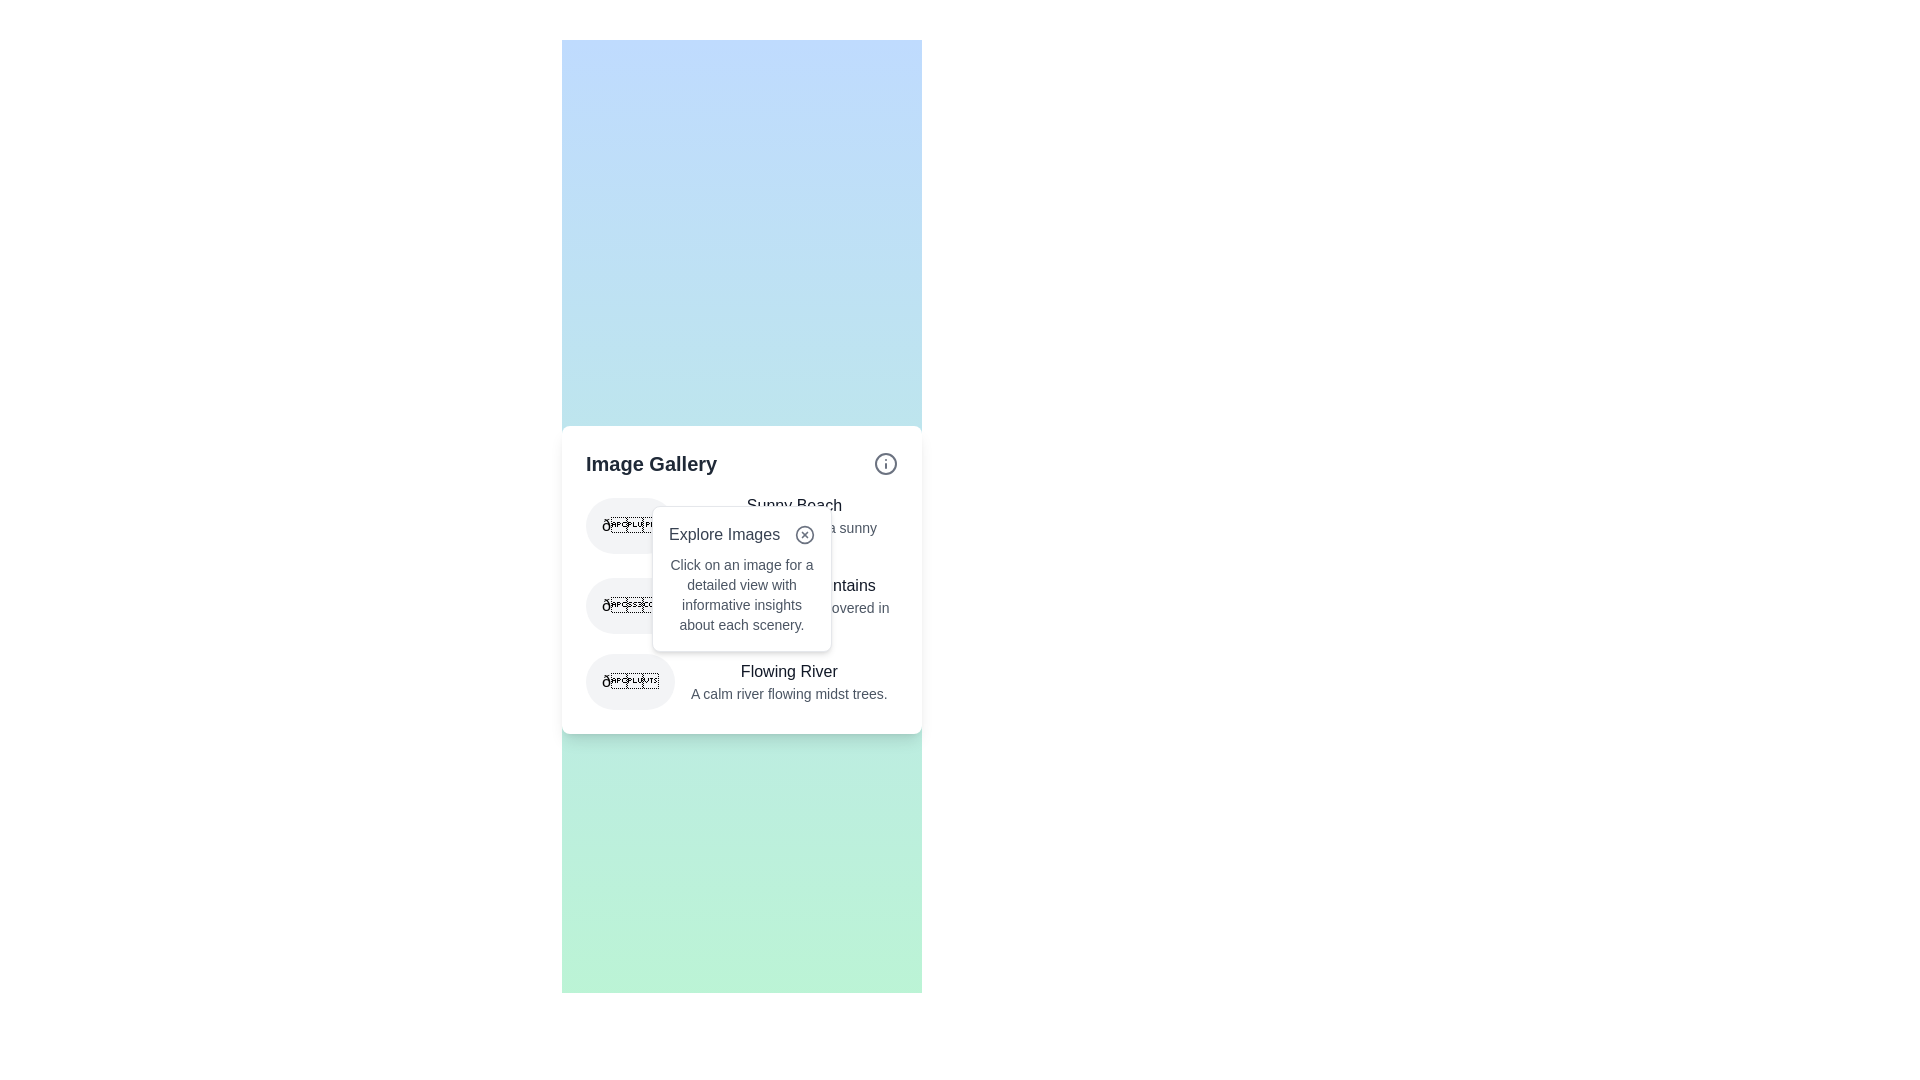  I want to click on the Text label that serves as the title for the 'Flowing River' section, located at the center bottom of the card in the 'Image Gallery' section, so click(788, 671).